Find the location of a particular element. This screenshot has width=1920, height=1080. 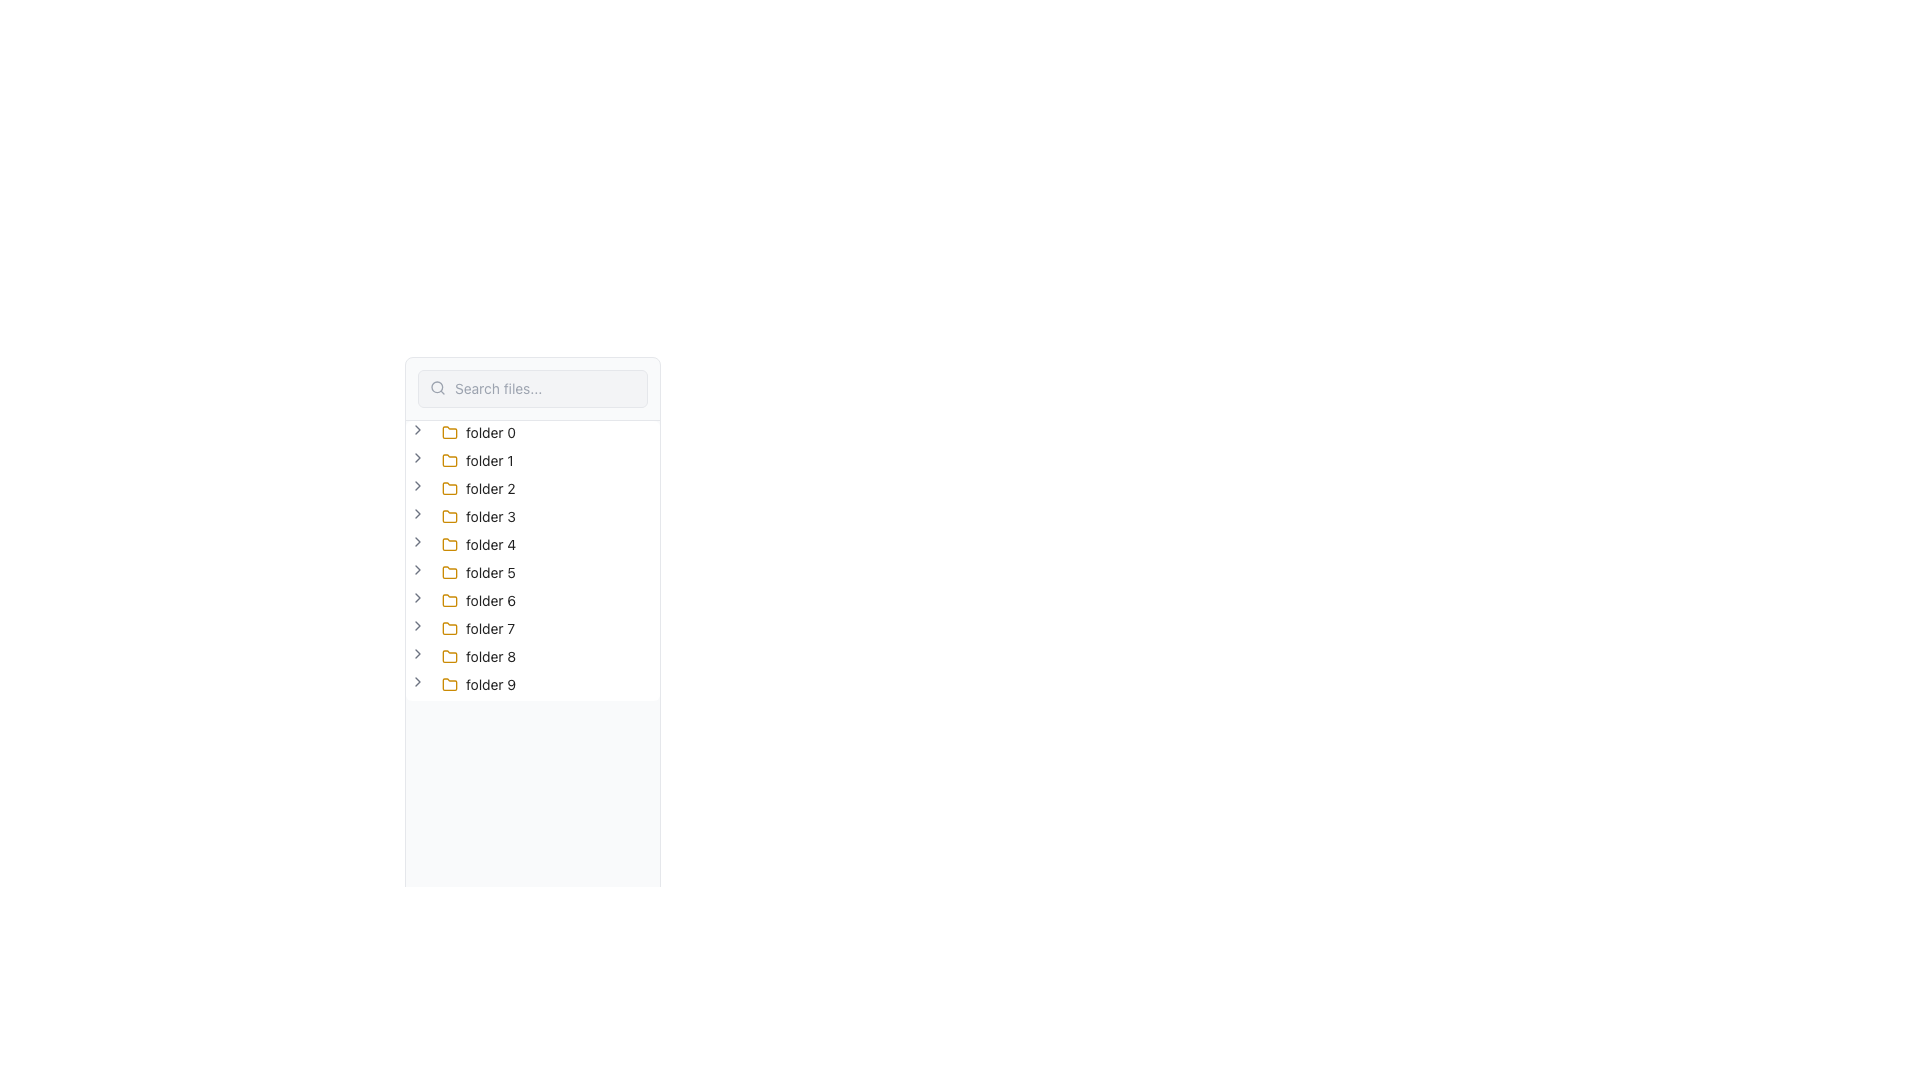

the folder icon located in the hierarchical list under 'folder 7', which visually indicates the presence of a folder is located at coordinates (449, 627).